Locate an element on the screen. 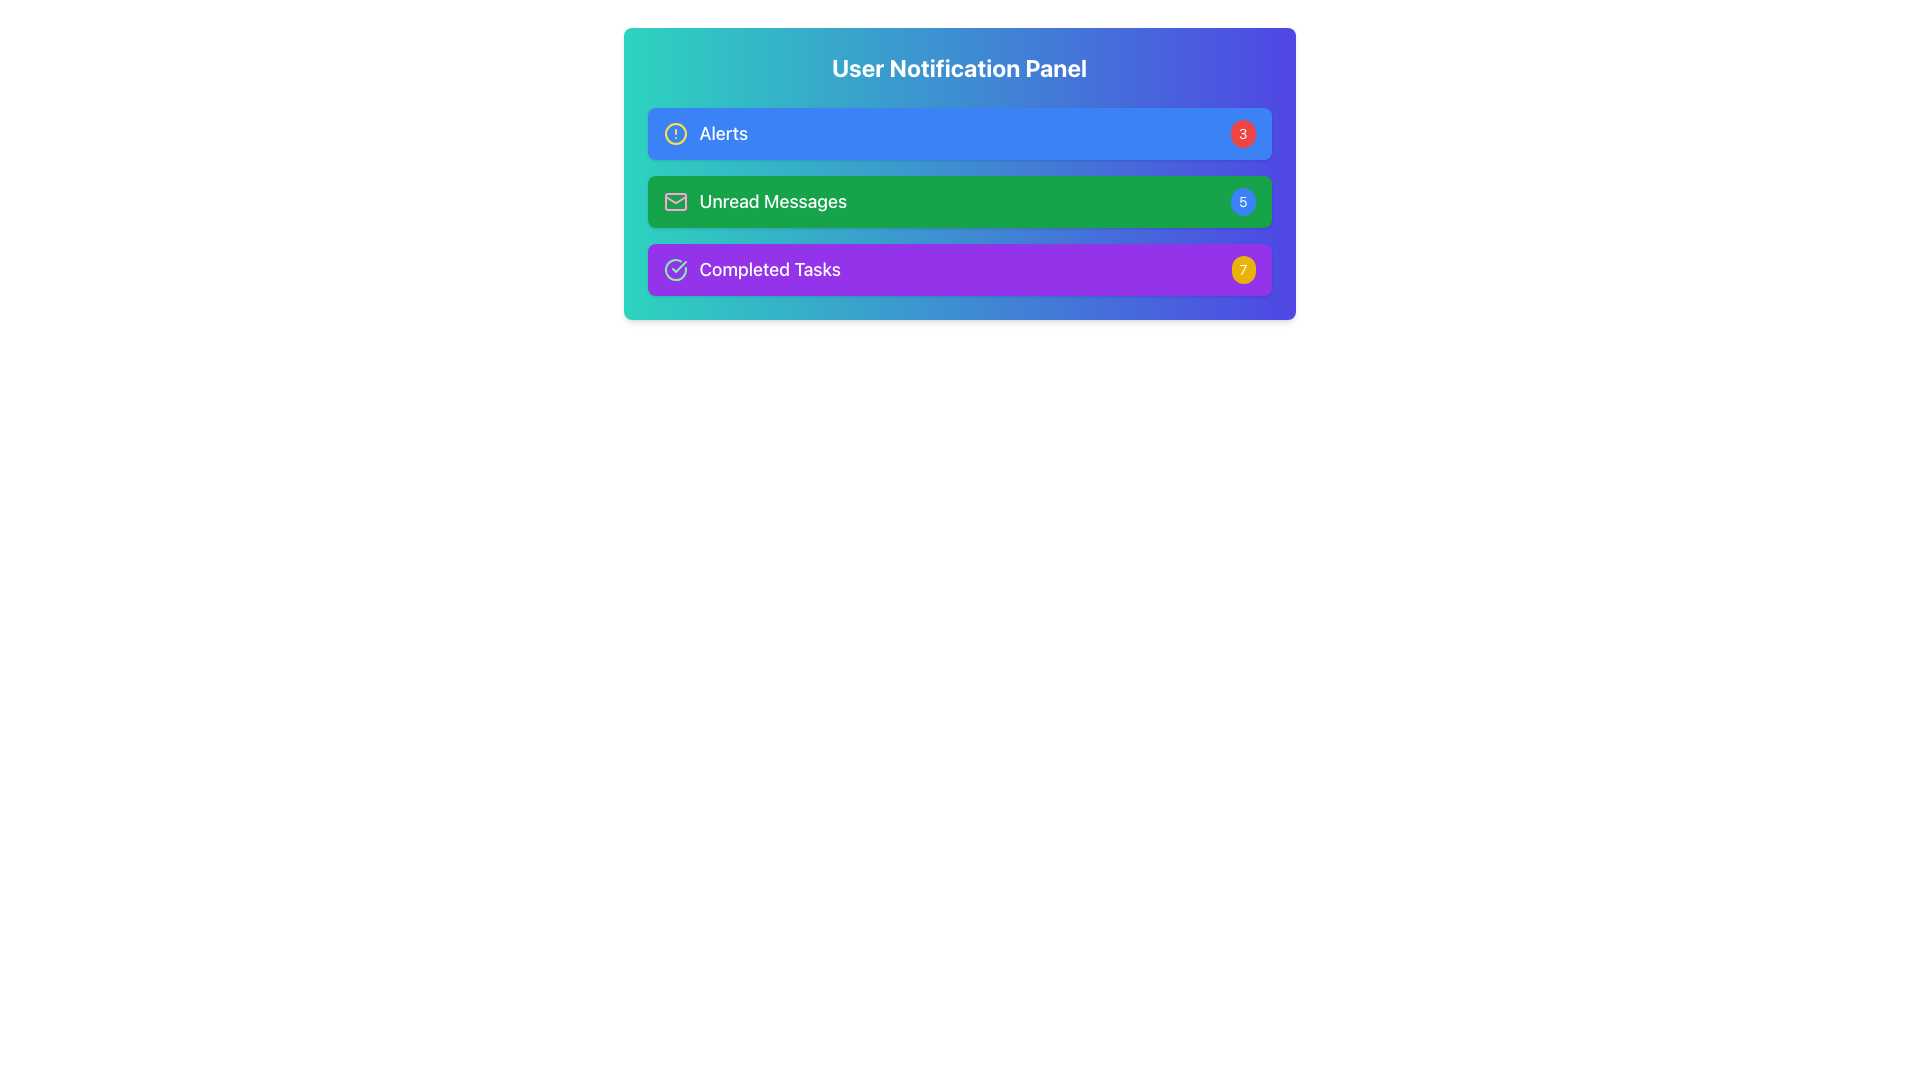 This screenshot has height=1080, width=1920. the decorative SVG circle component located in the notification panel, adjacent to the 'Alerts' label is located at coordinates (675, 134).